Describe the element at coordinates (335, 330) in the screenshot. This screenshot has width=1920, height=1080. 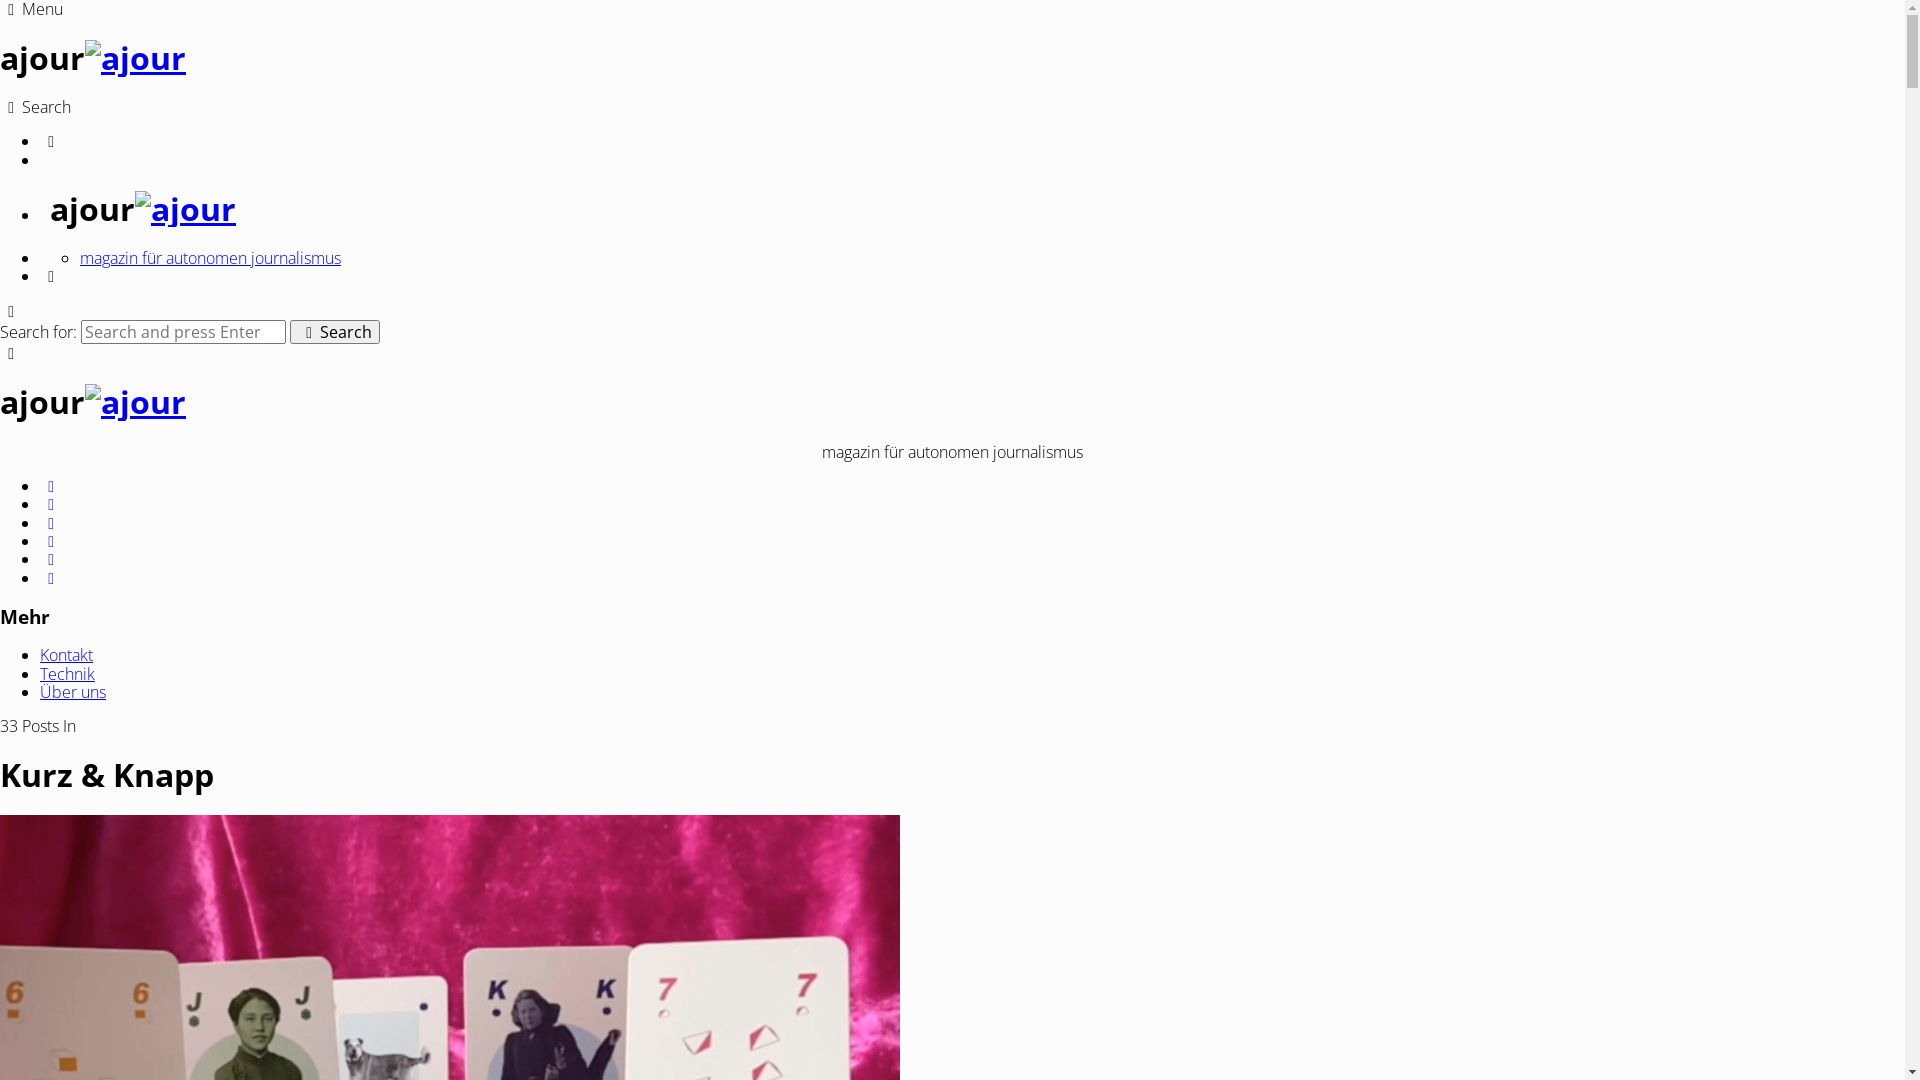
I see `'Search'` at that location.